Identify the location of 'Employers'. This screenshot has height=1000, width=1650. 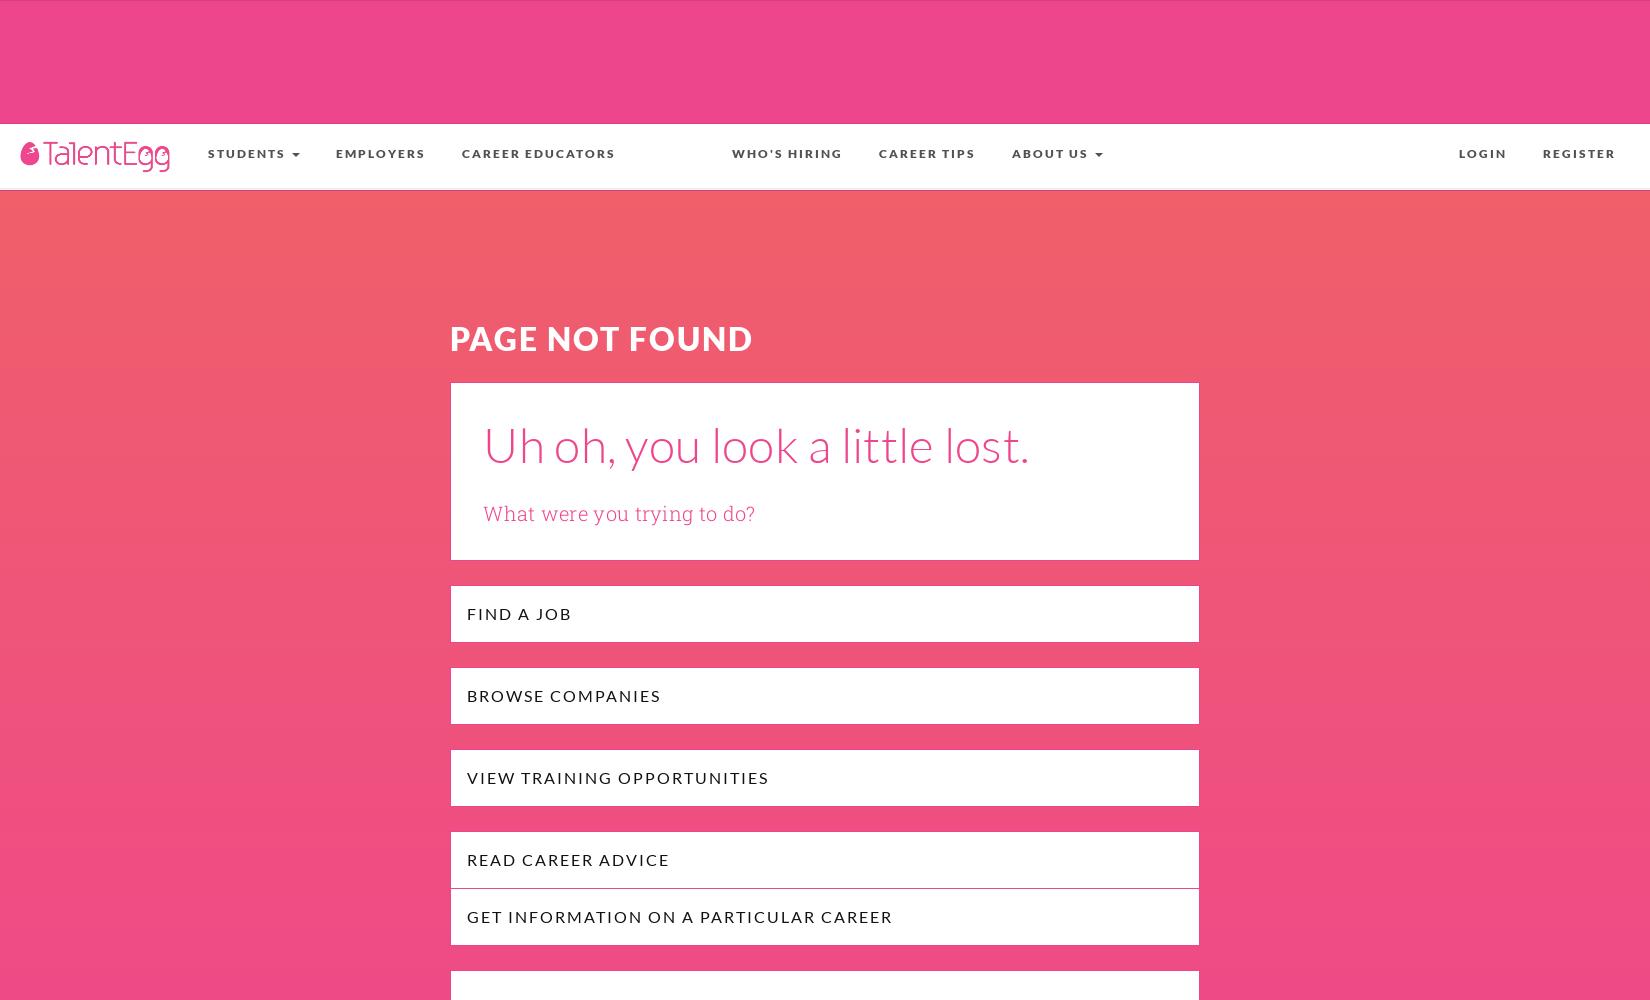
(380, 153).